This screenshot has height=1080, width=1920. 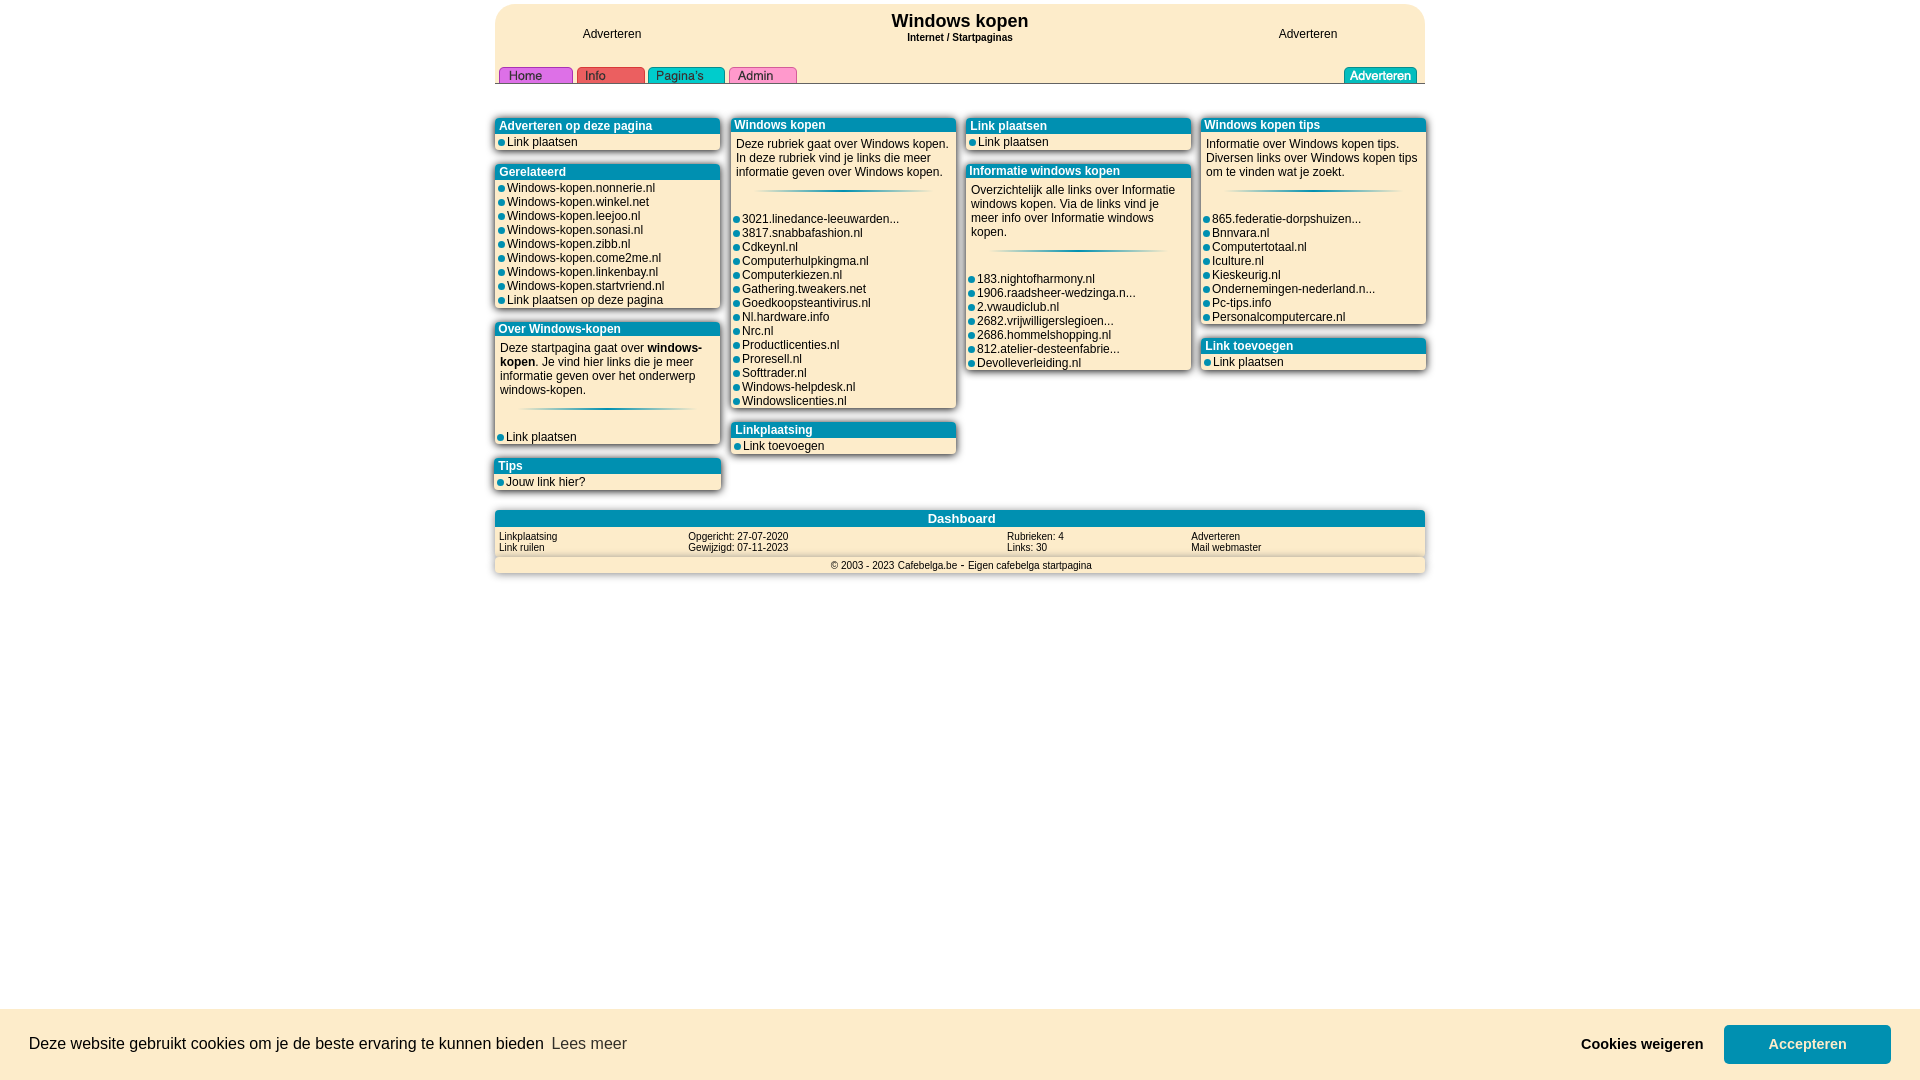 What do you see at coordinates (584, 300) in the screenshot?
I see `'Link plaatsen op deze pagina'` at bounding box center [584, 300].